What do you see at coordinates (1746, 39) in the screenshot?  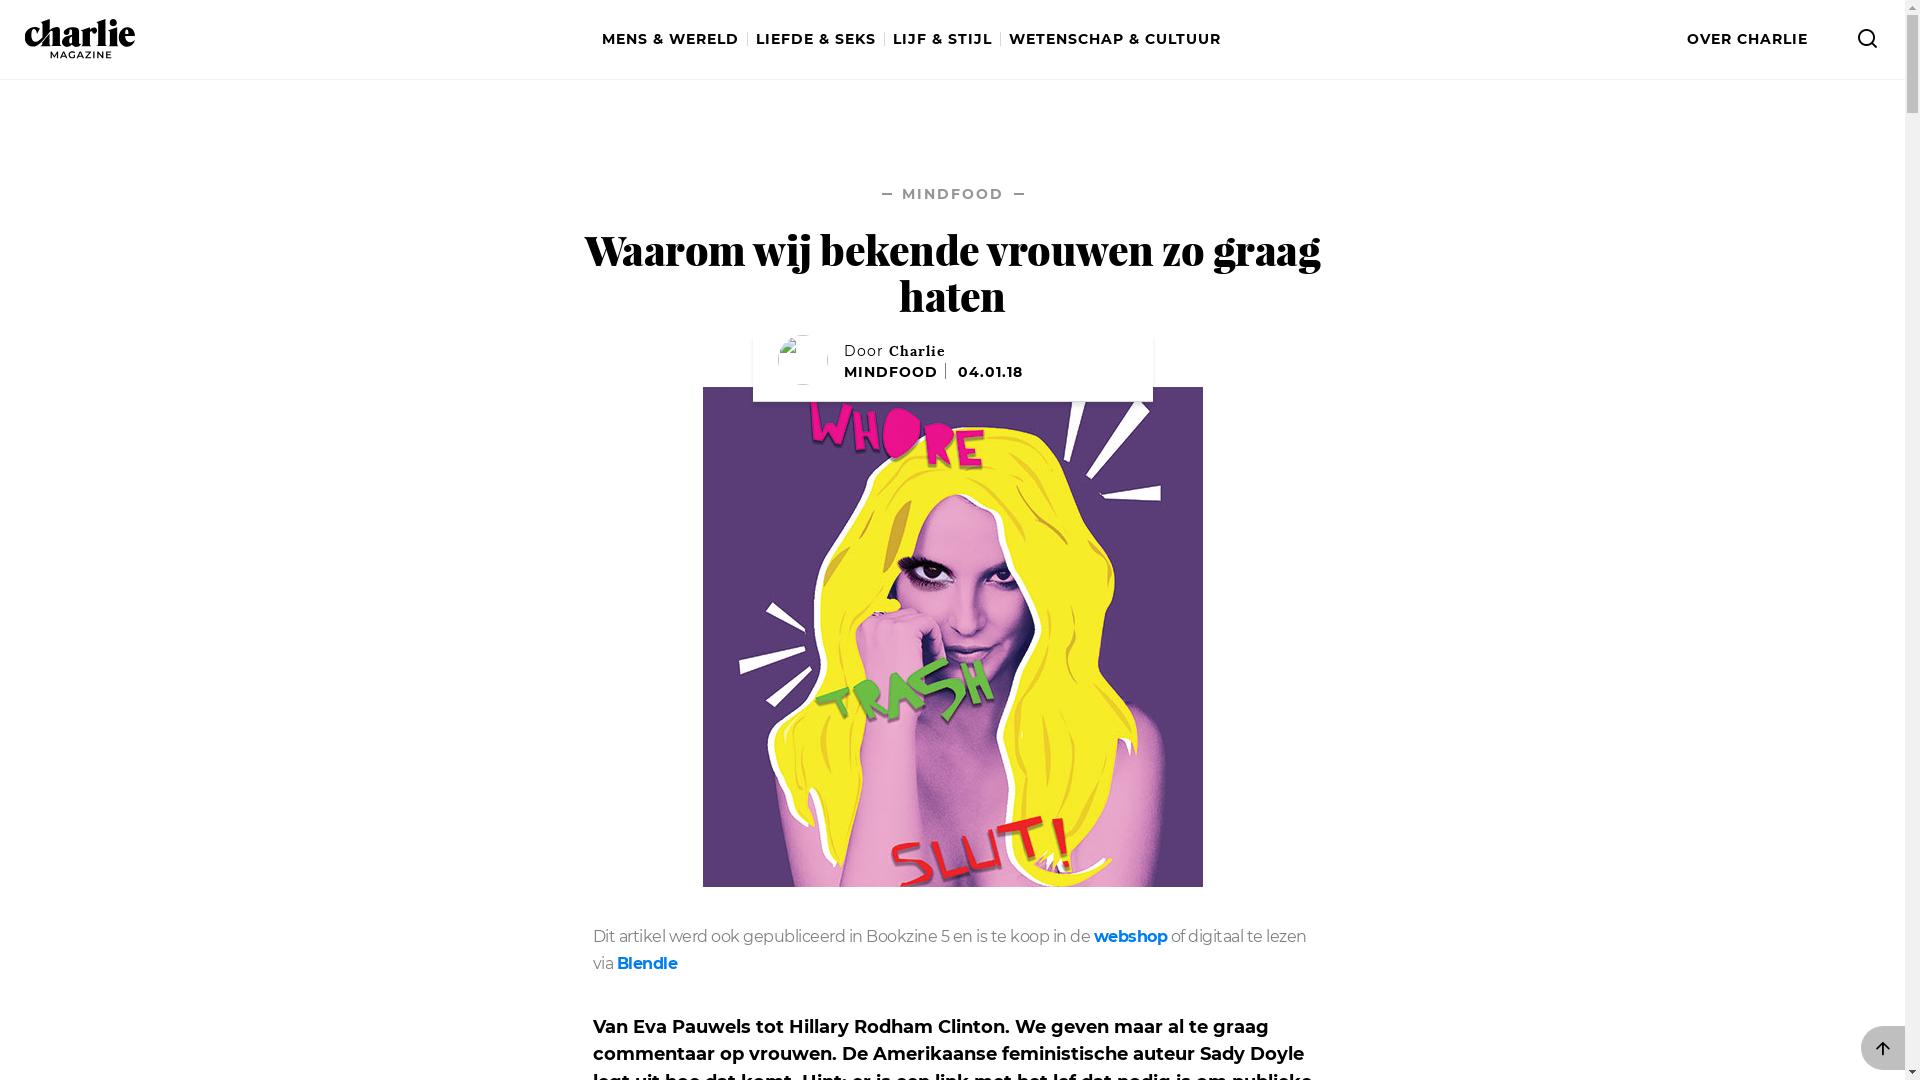 I see `'OVER CHARLIE'` at bounding box center [1746, 39].